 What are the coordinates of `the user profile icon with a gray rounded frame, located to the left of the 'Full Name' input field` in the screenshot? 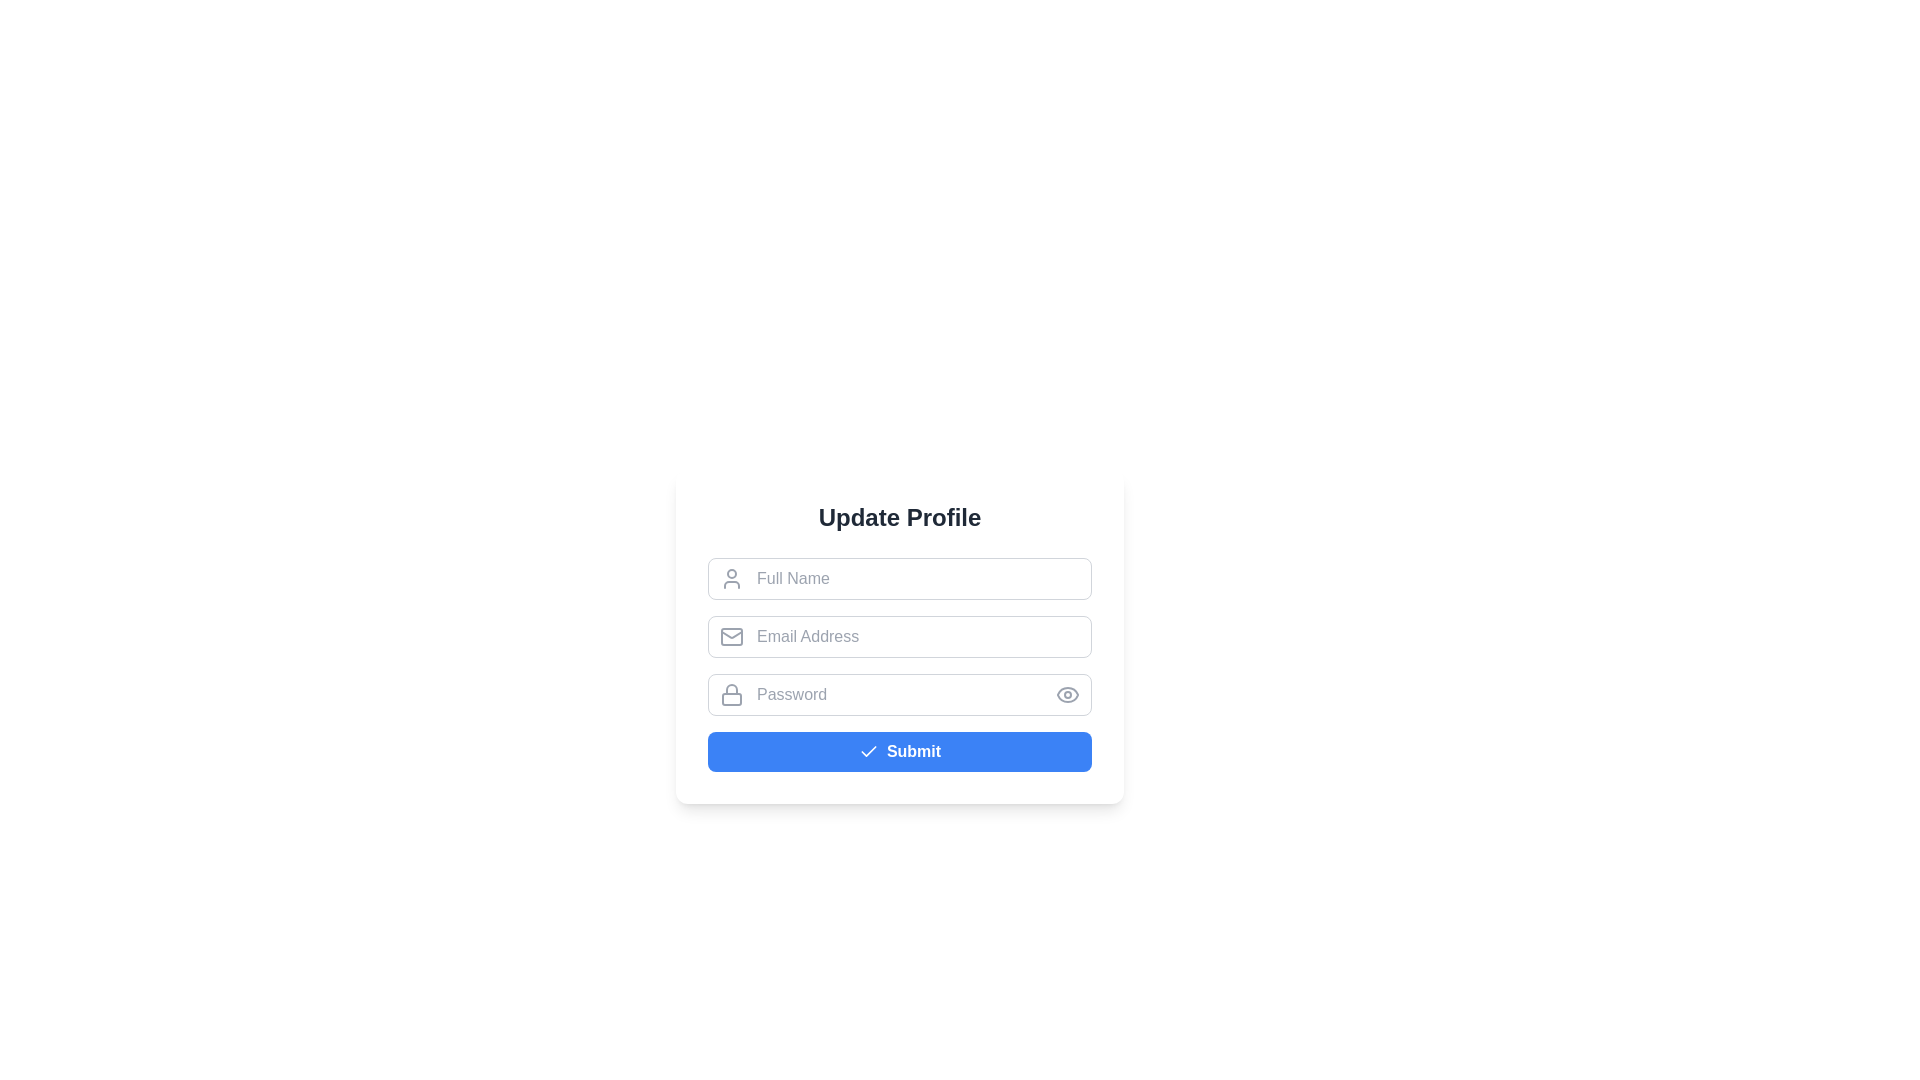 It's located at (730, 578).